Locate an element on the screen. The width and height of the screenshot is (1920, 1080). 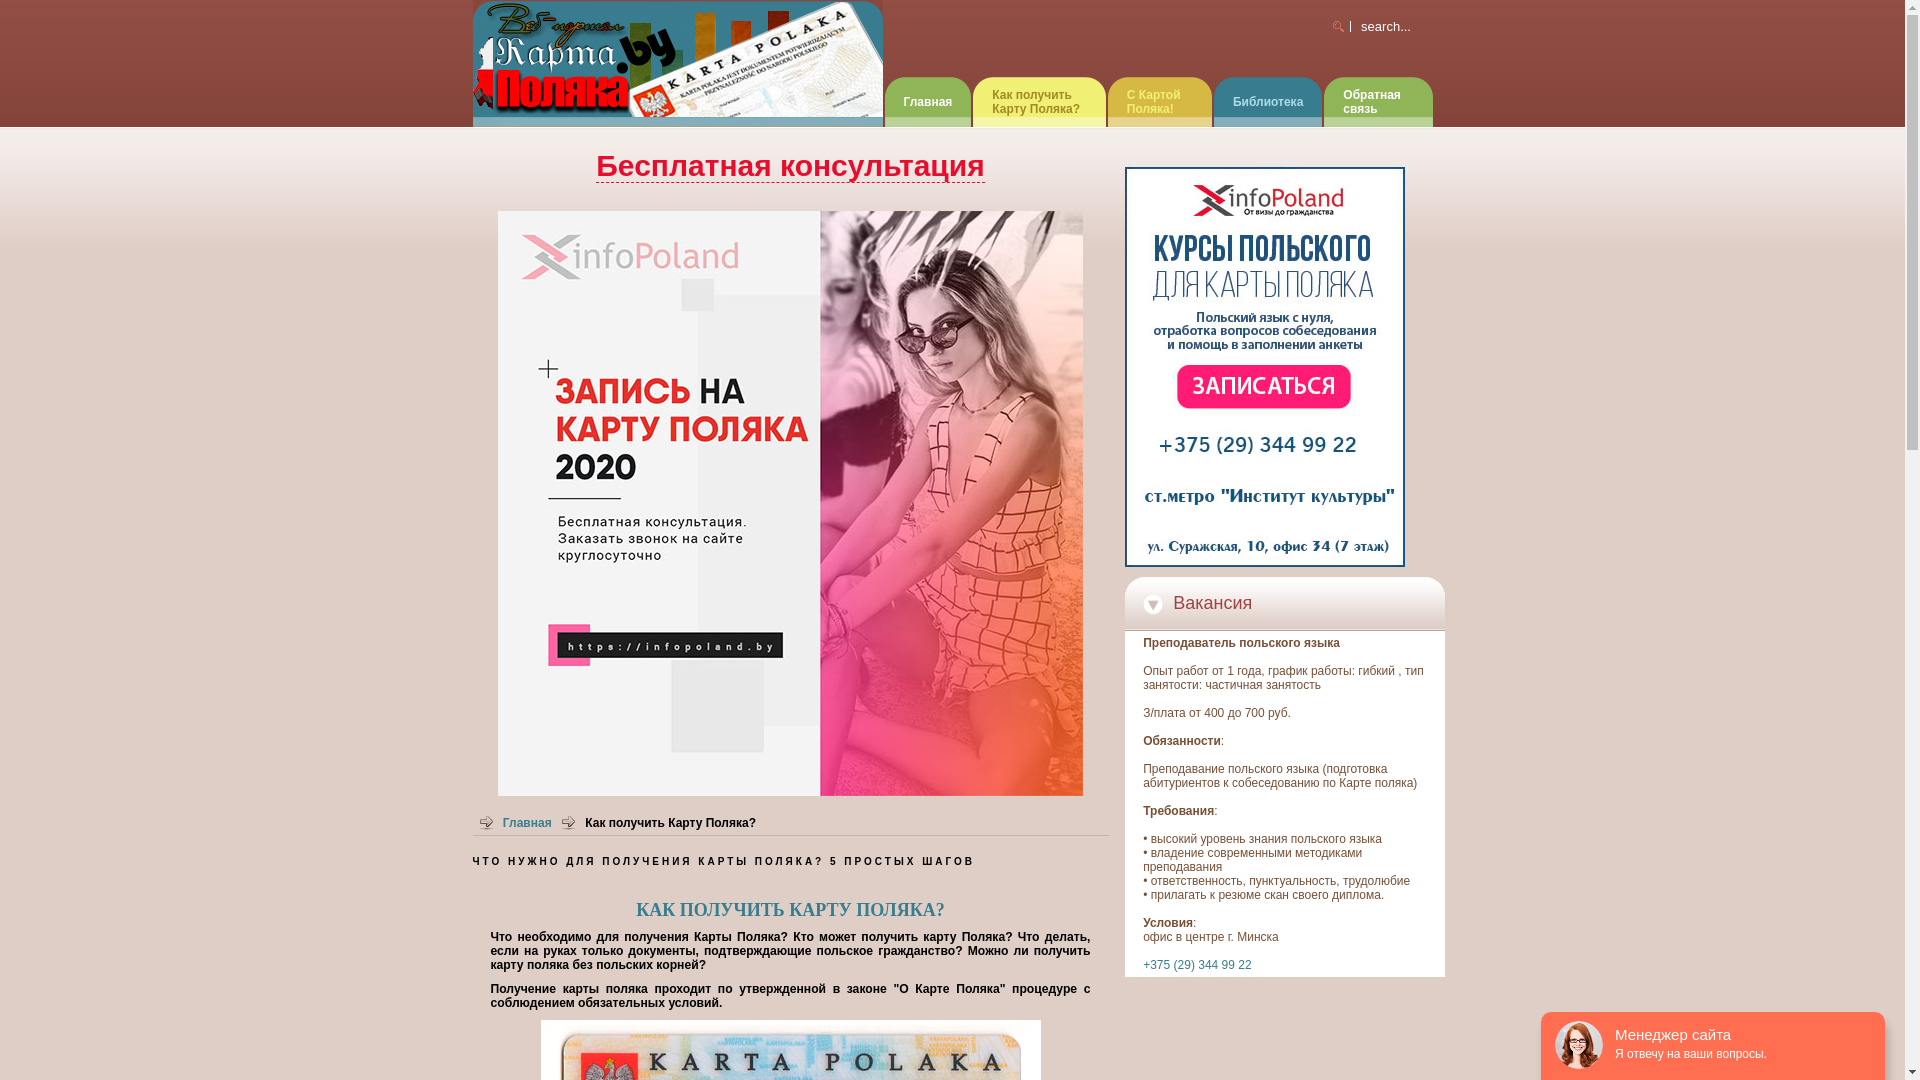
'+375 (29) 344 99 22' is located at coordinates (1196, 963).